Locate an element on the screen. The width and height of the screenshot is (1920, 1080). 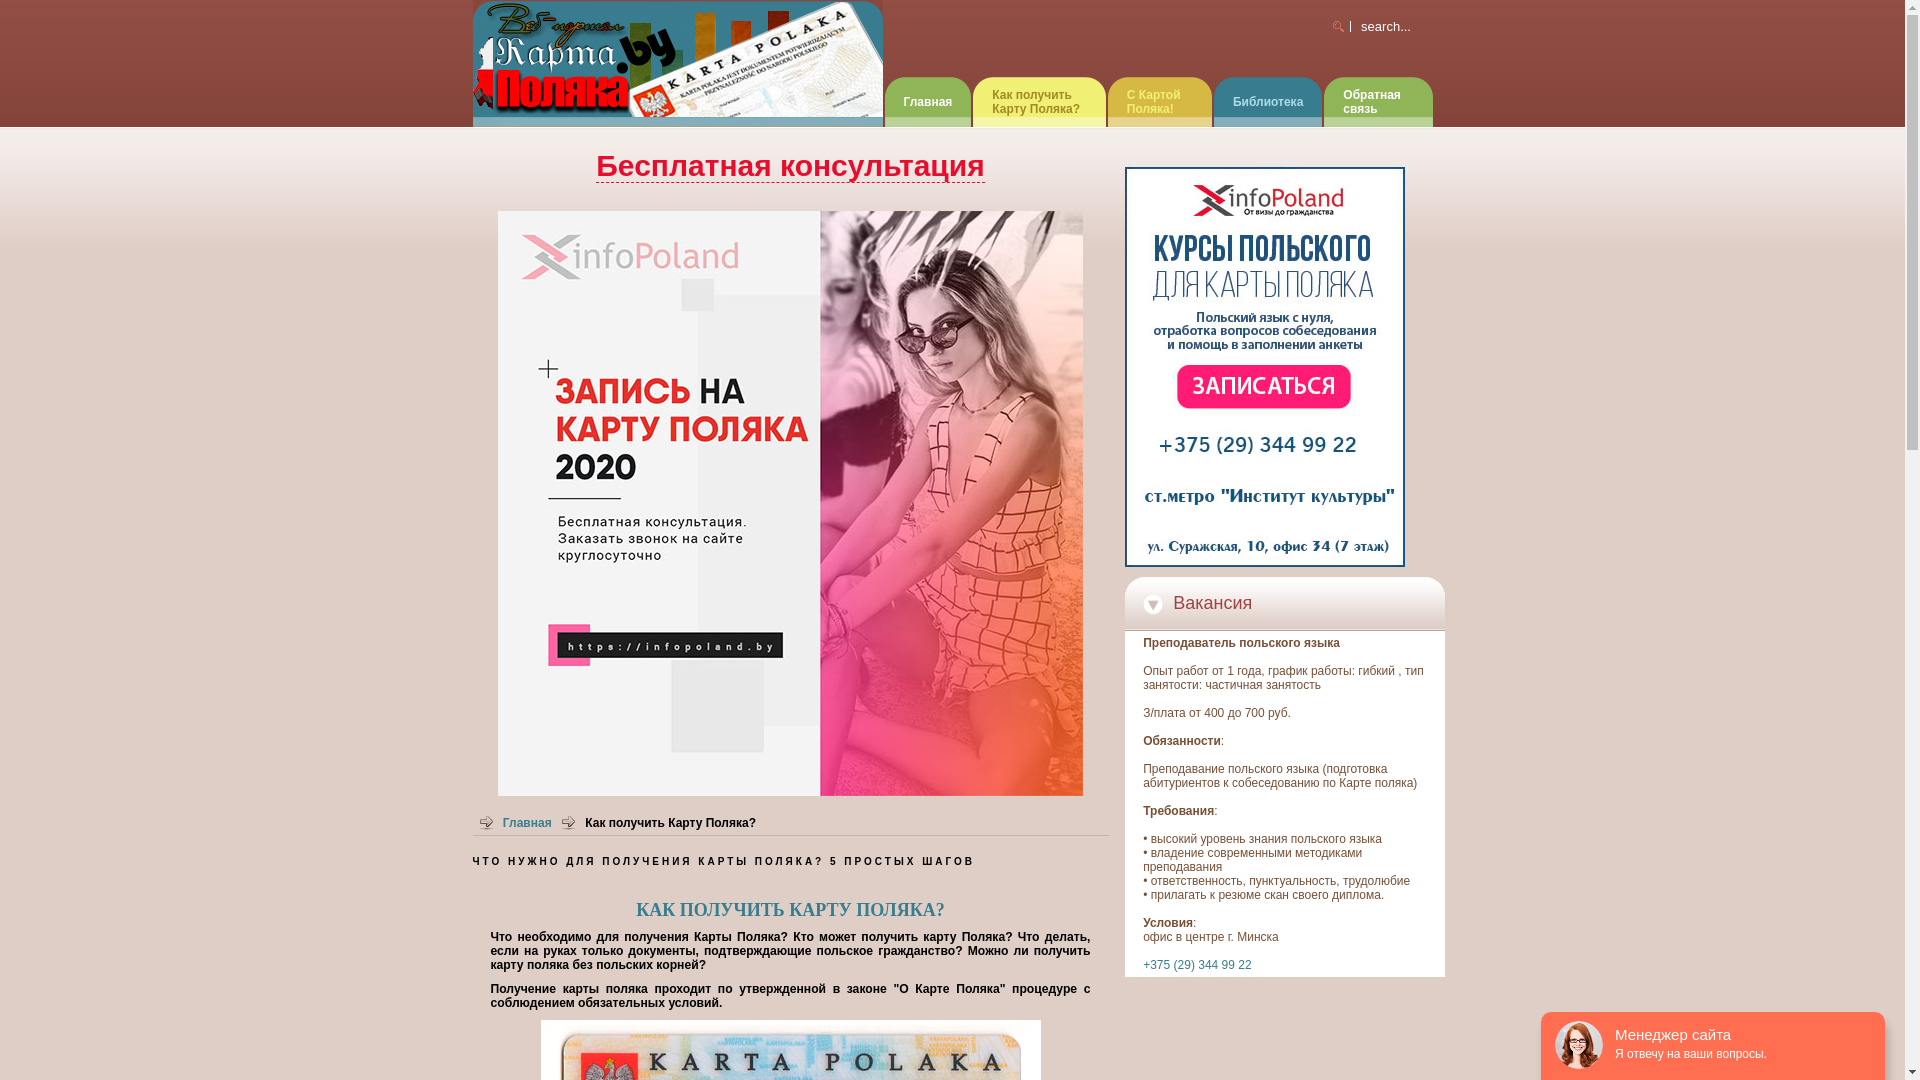
'+375 (29) 344 99 22' is located at coordinates (1196, 963).